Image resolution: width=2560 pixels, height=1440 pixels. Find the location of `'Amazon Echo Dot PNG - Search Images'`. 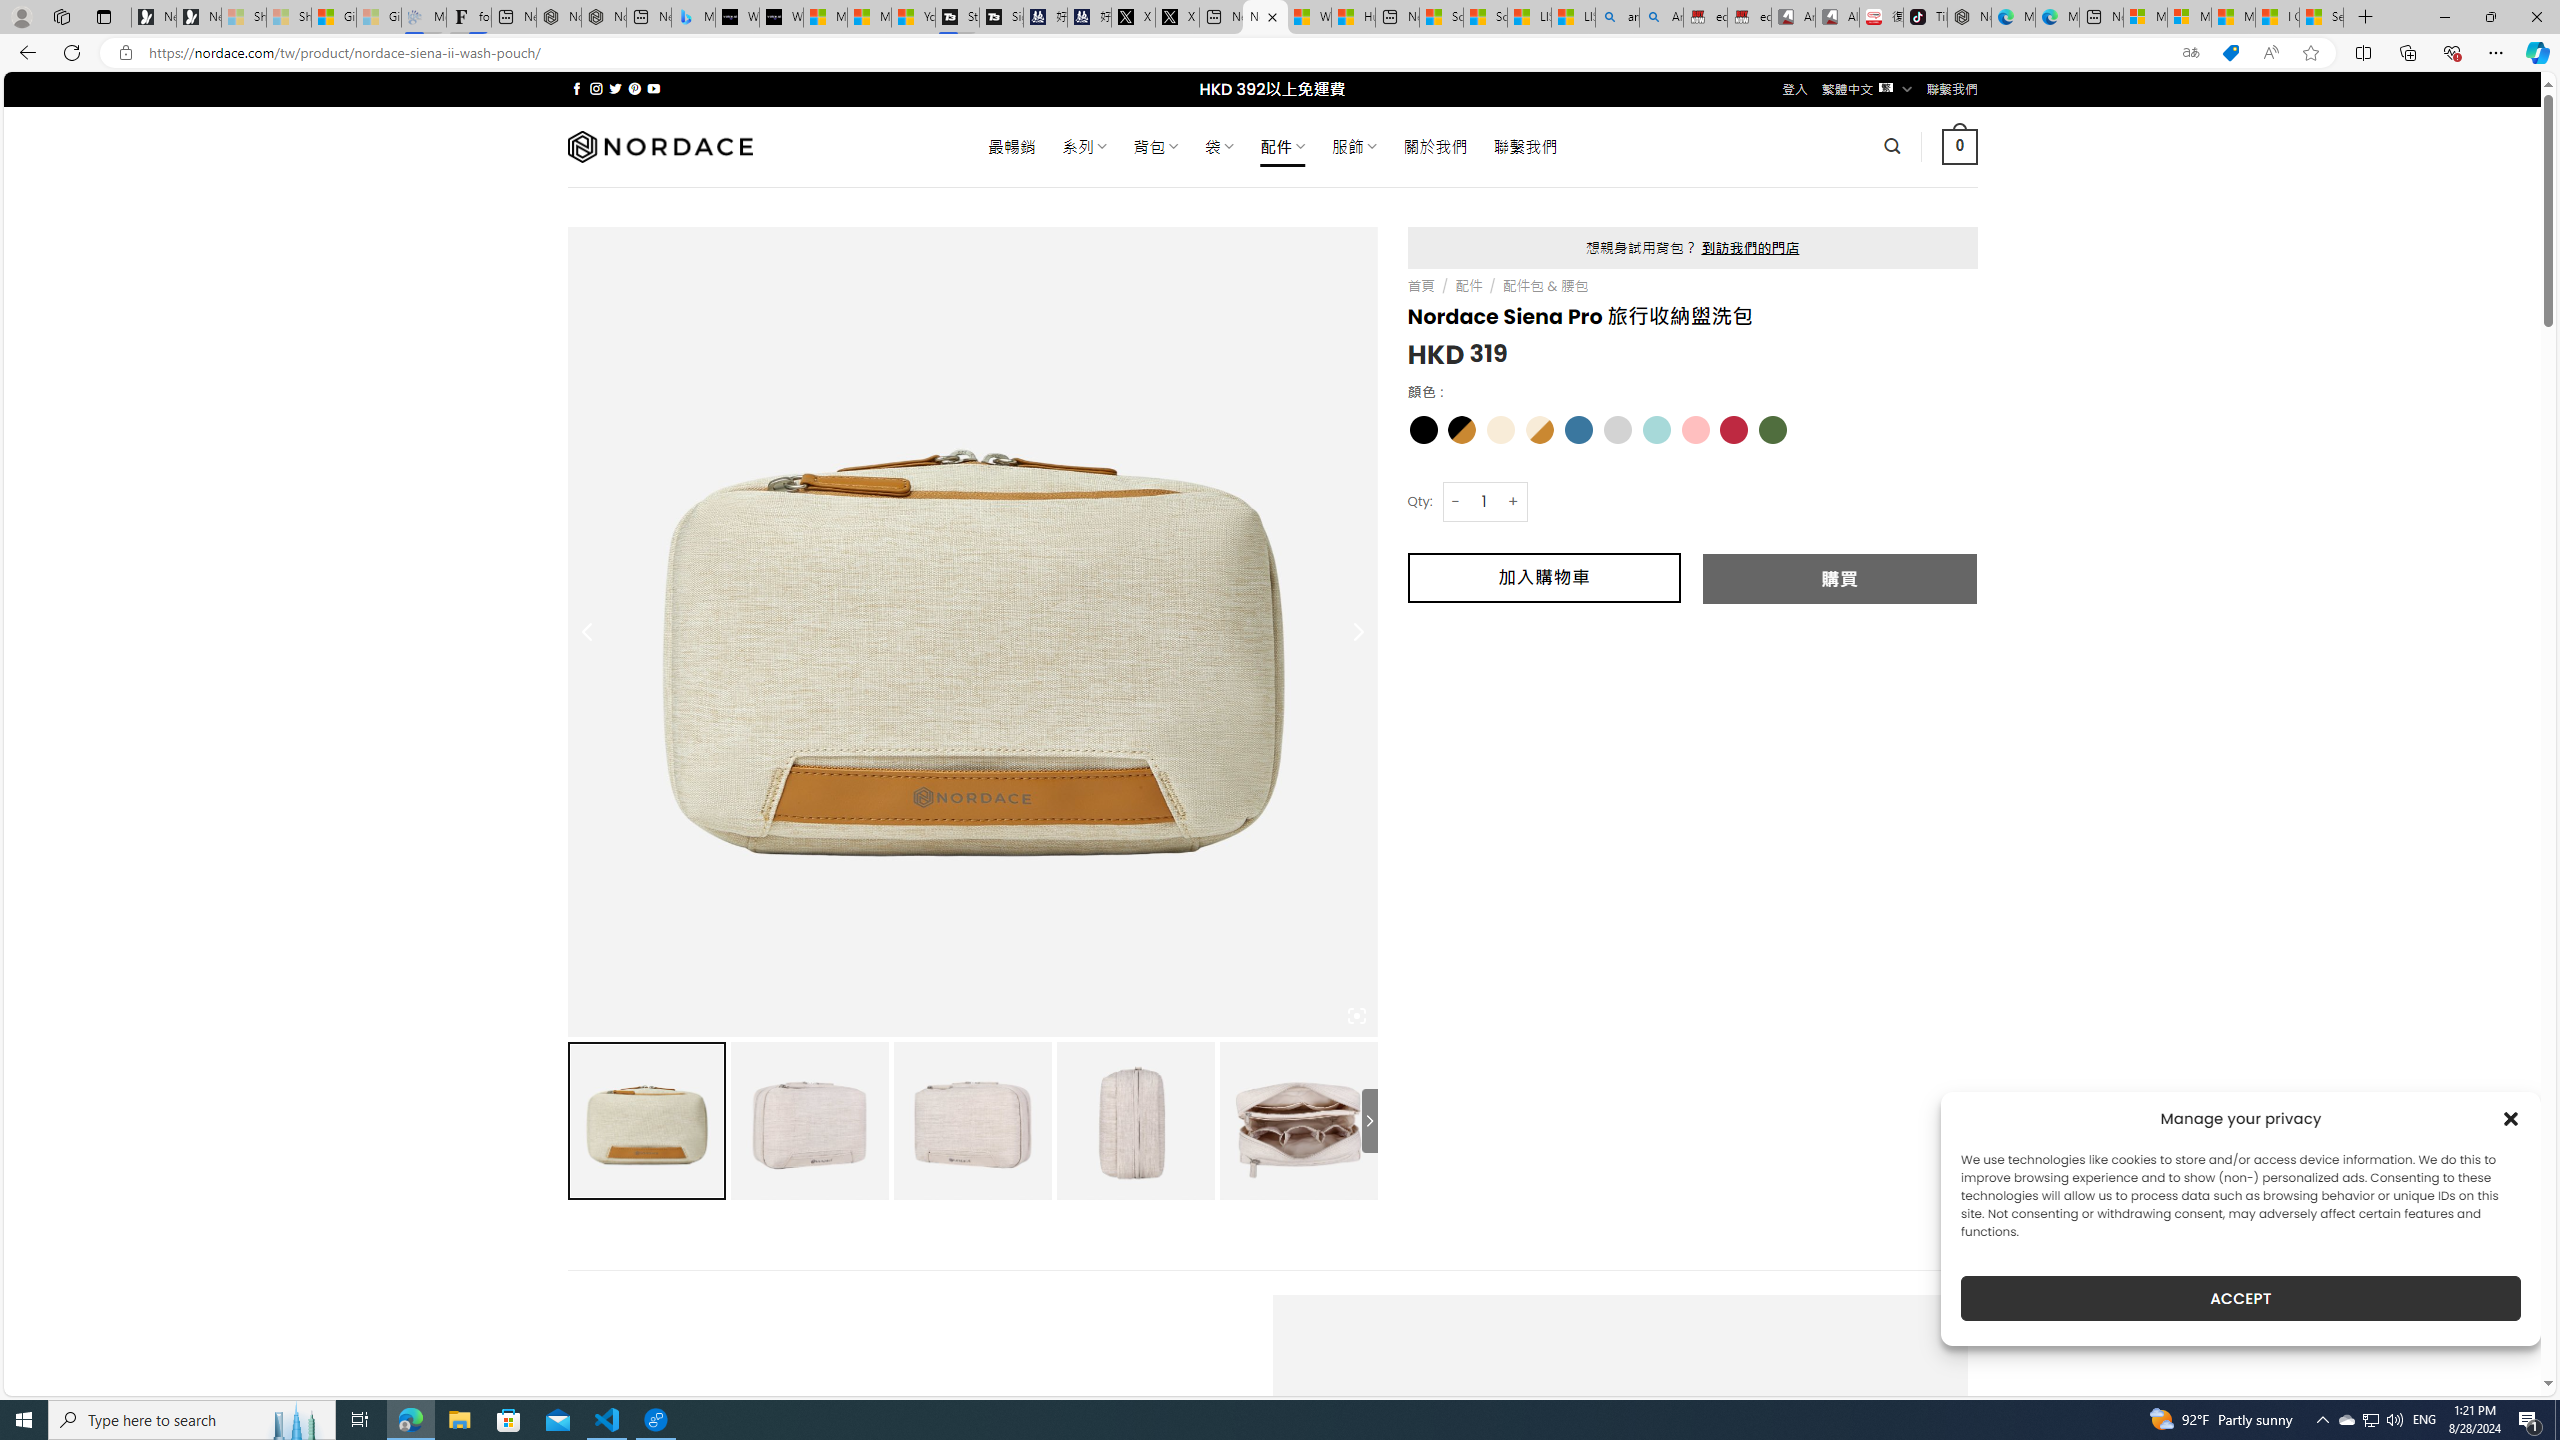

'Amazon Echo Dot PNG - Search Images' is located at coordinates (1660, 16).